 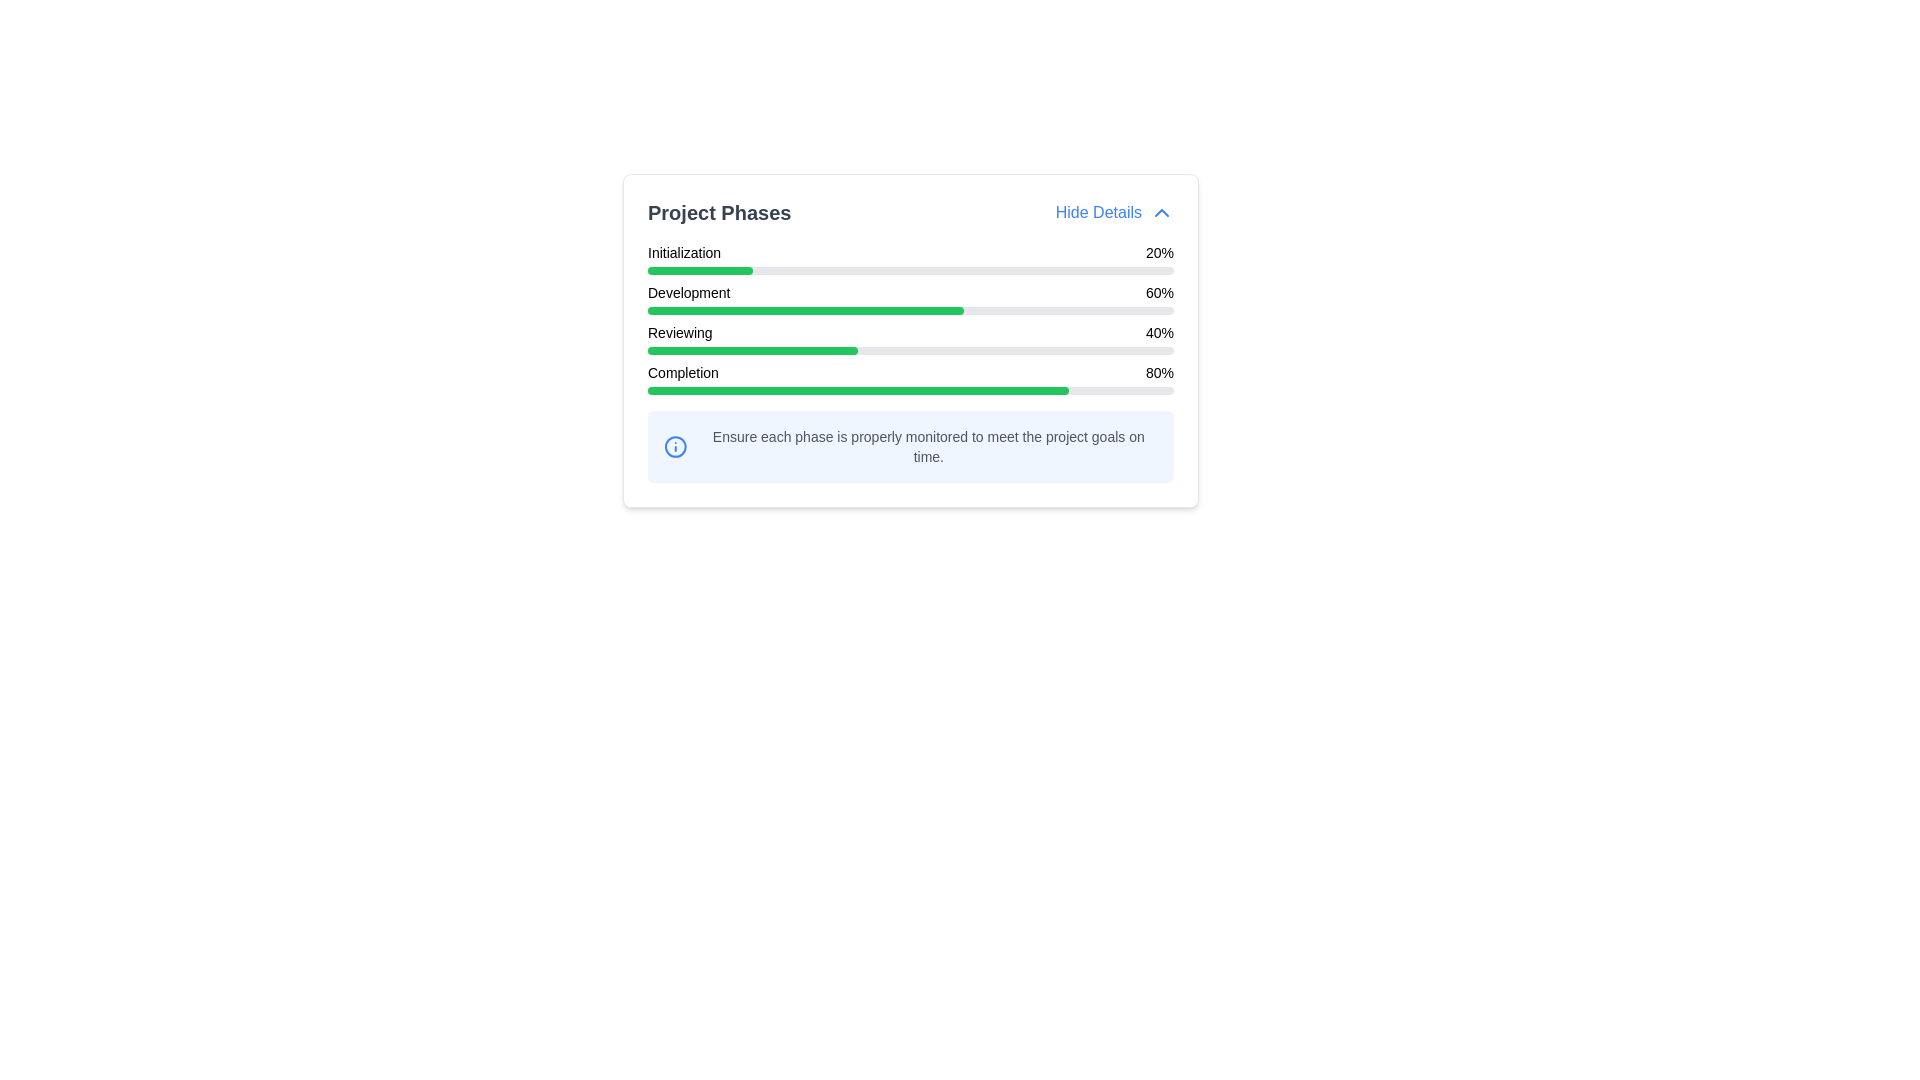 I want to click on the percentage indicator text label showing '80%' to associate it with the corresponding progress bar for 'Completion', so click(x=1160, y=373).